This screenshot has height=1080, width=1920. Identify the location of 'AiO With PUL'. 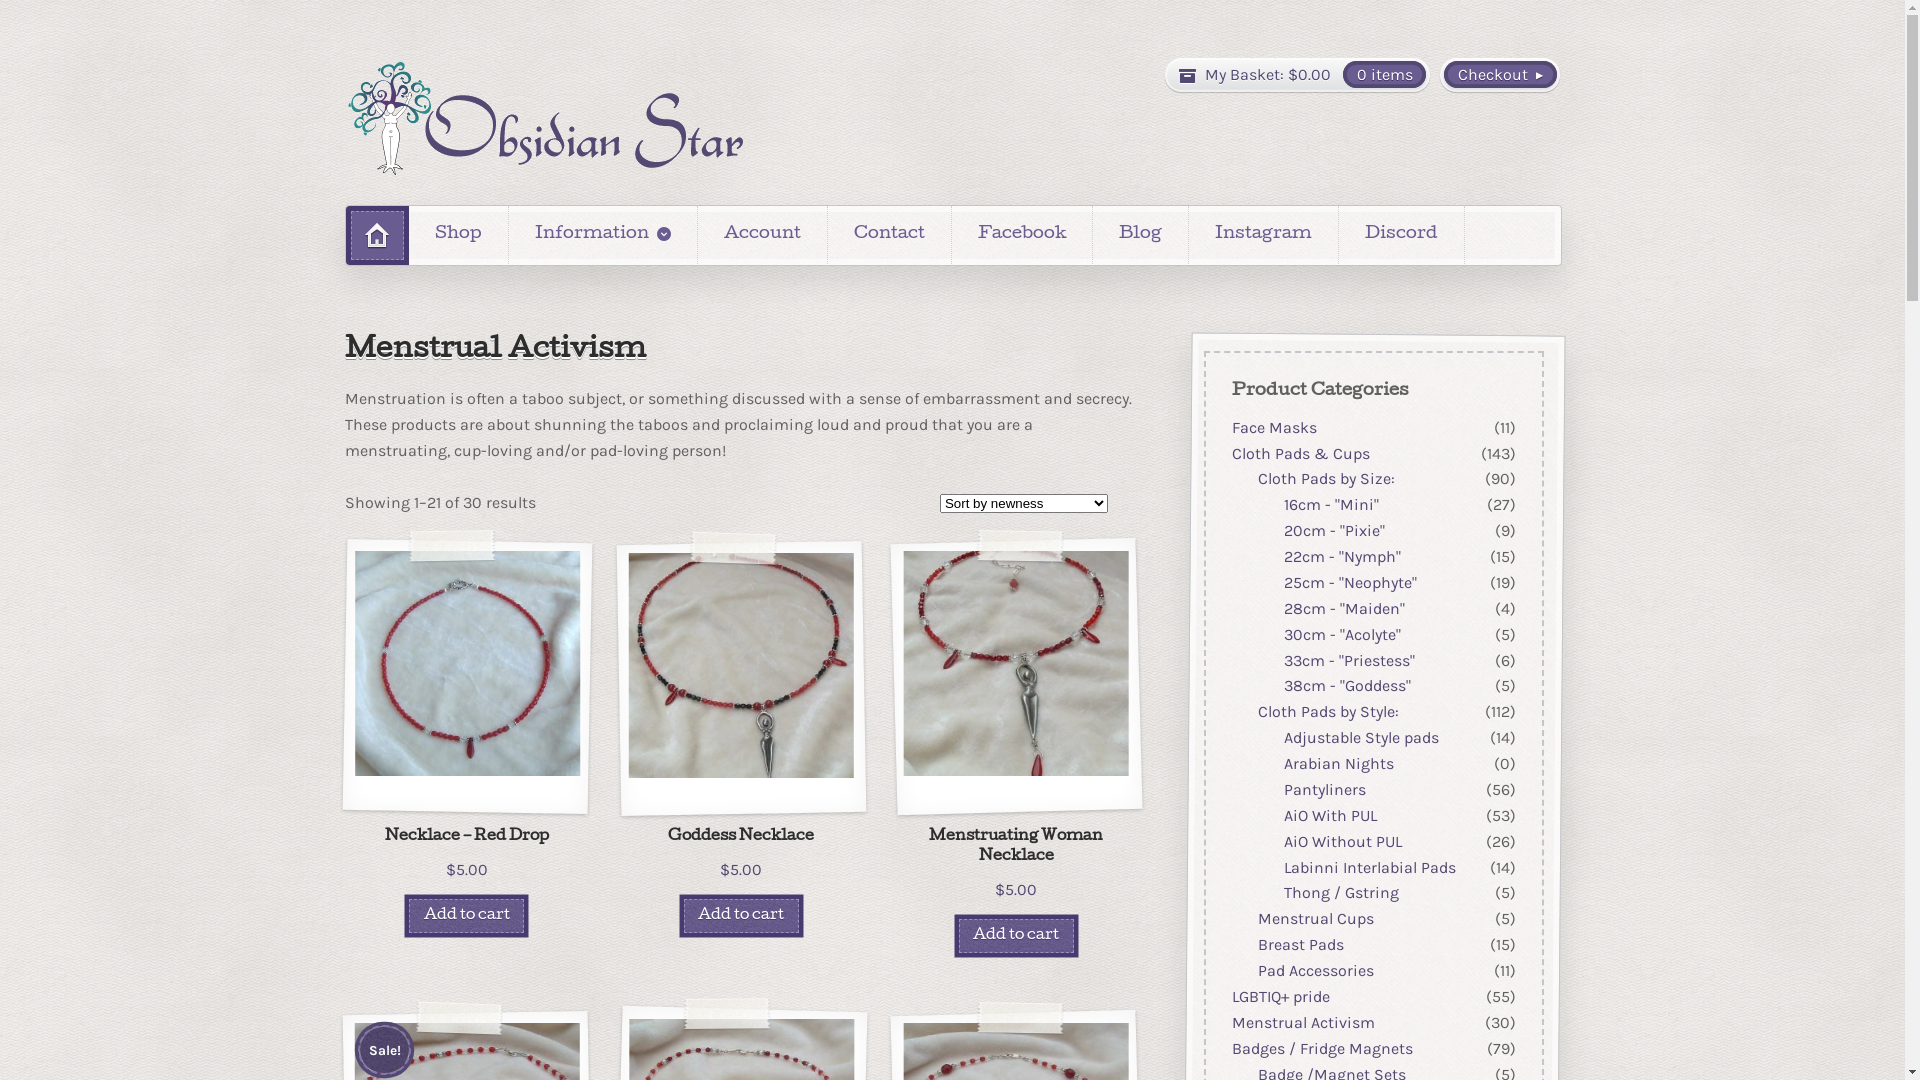
(1329, 815).